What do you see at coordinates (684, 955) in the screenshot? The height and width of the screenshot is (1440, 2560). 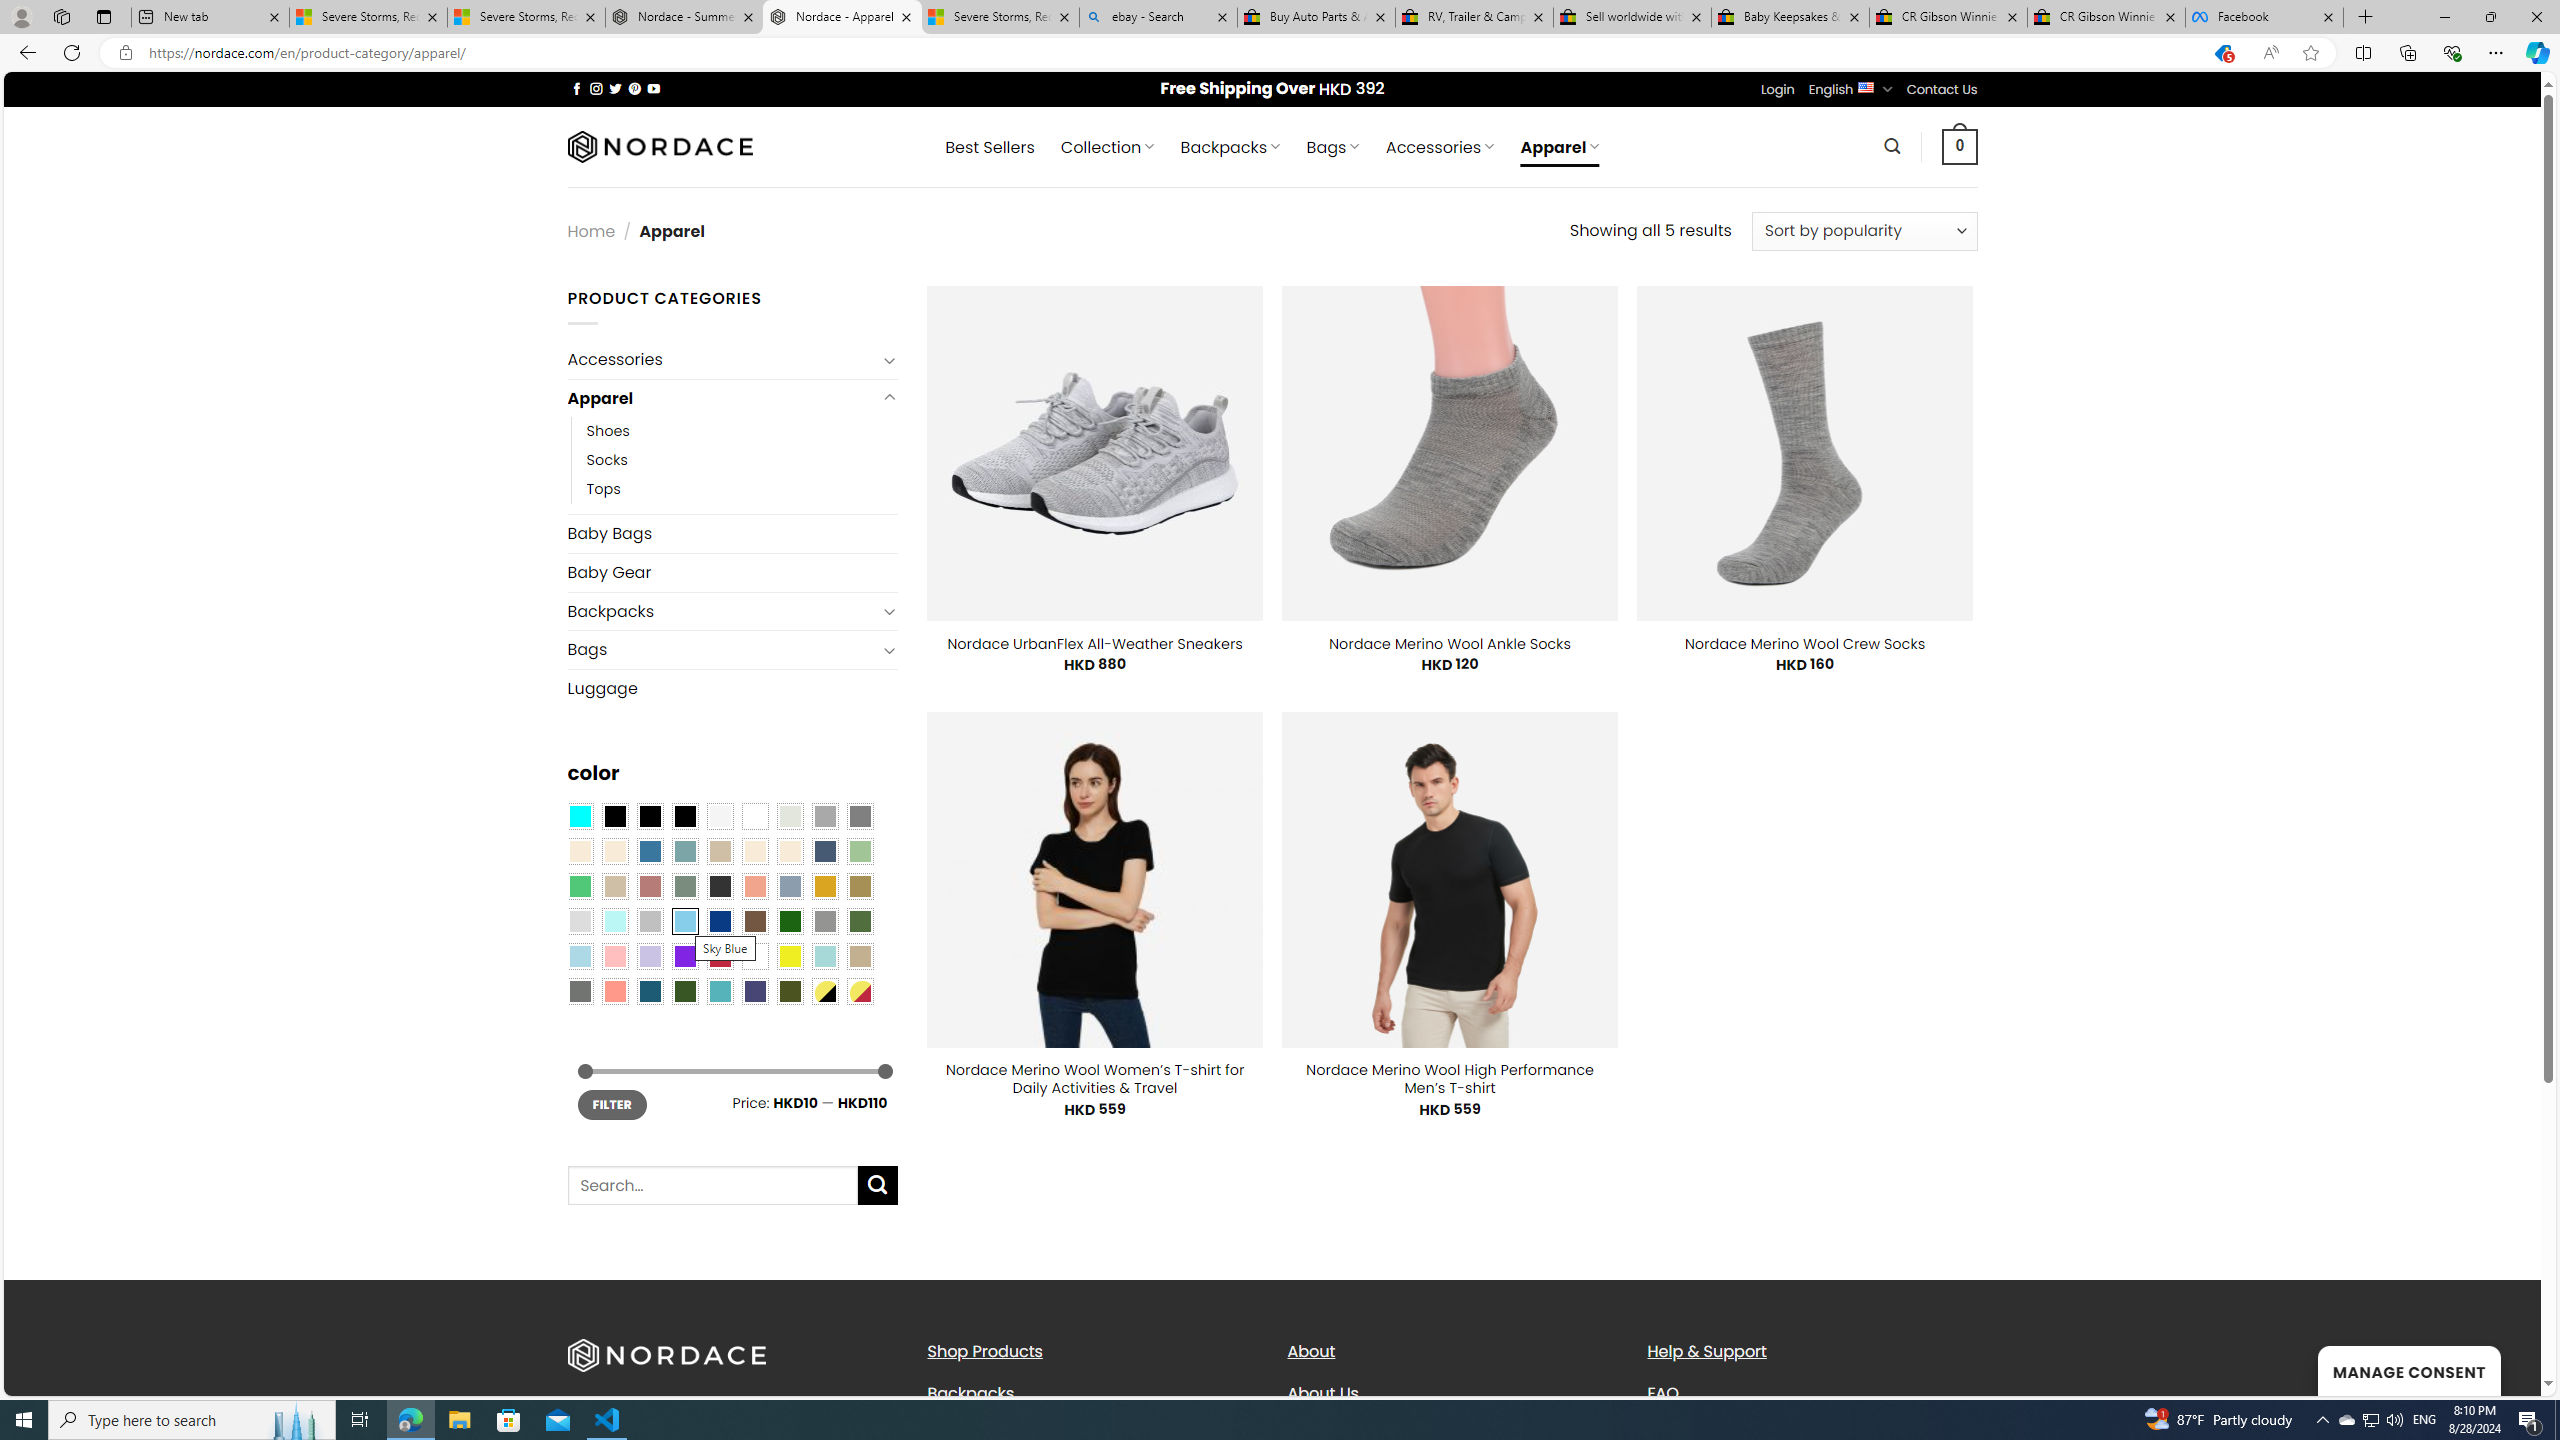 I see `'Purple'` at bounding box center [684, 955].